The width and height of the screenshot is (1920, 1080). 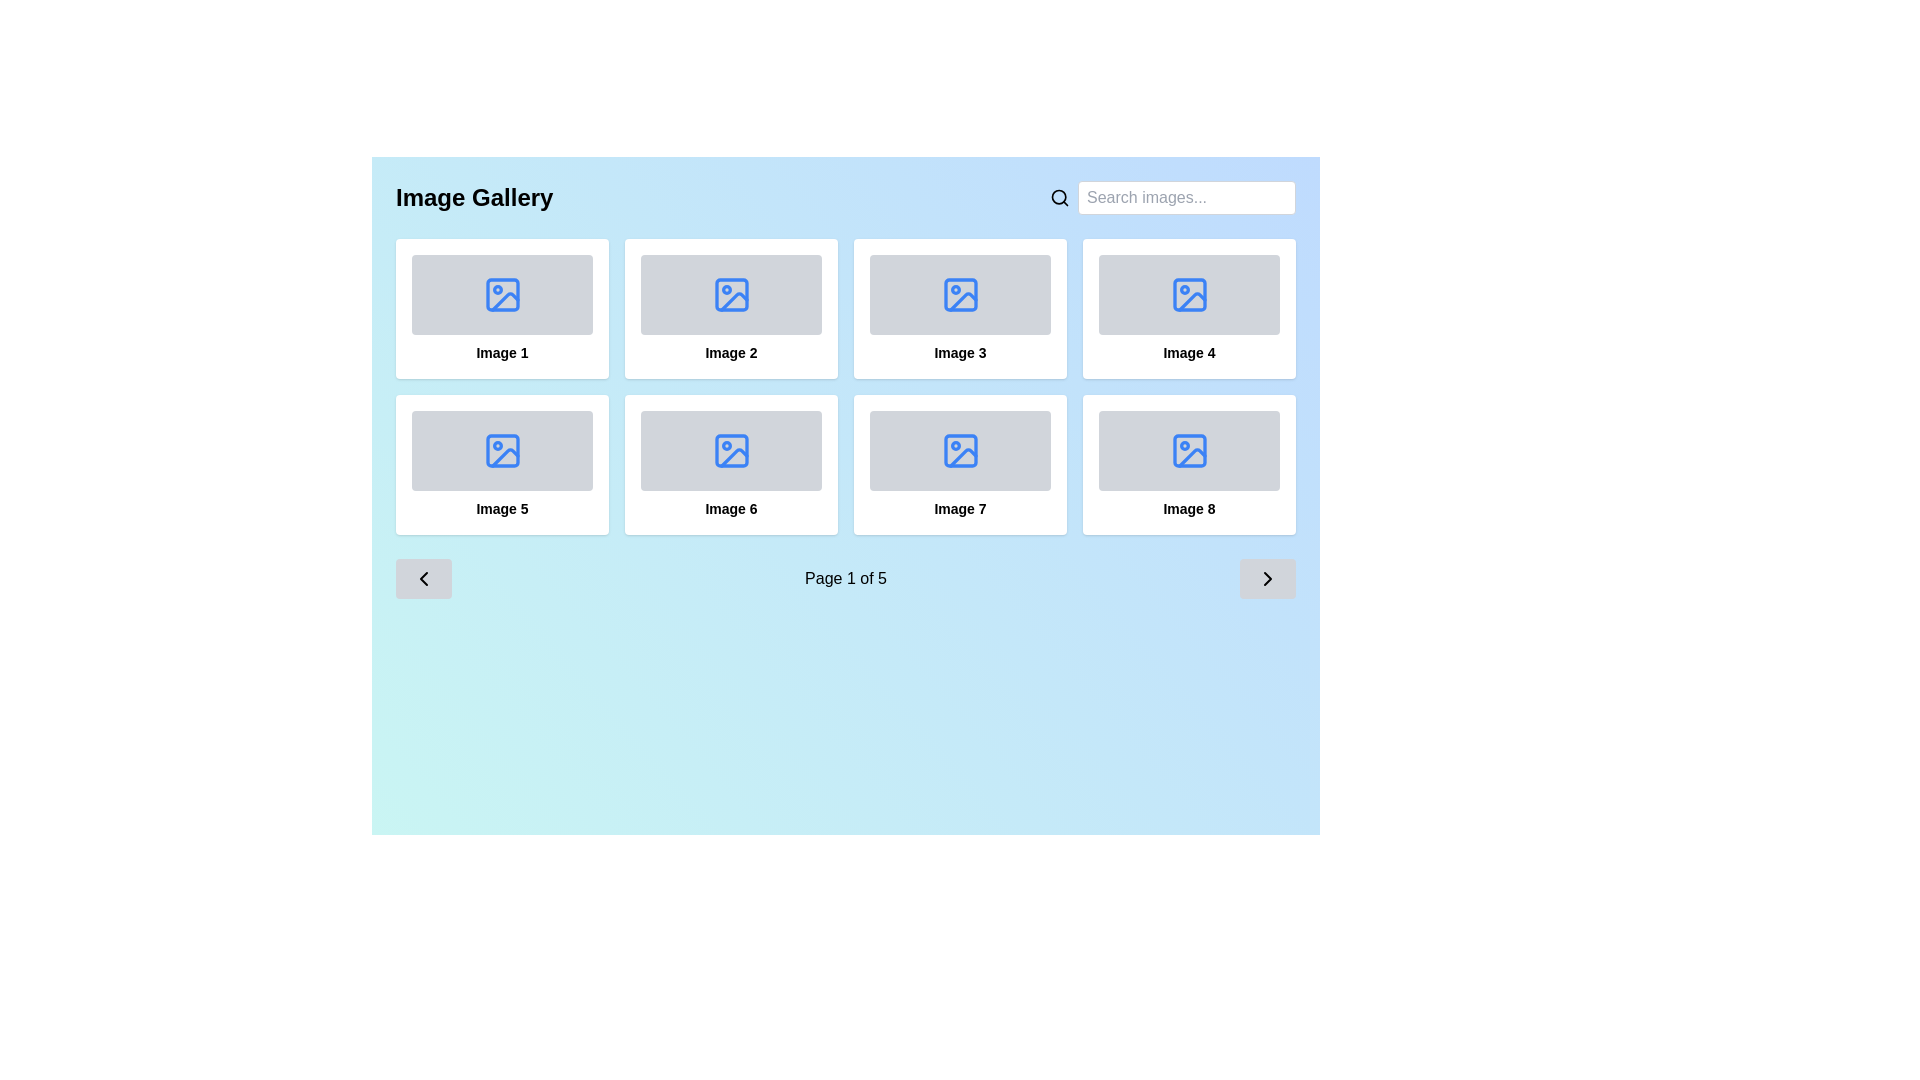 What do you see at coordinates (1189, 465) in the screenshot?
I see `the card labeled 'Image 8' located in the bottom-right corner of the grid` at bounding box center [1189, 465].